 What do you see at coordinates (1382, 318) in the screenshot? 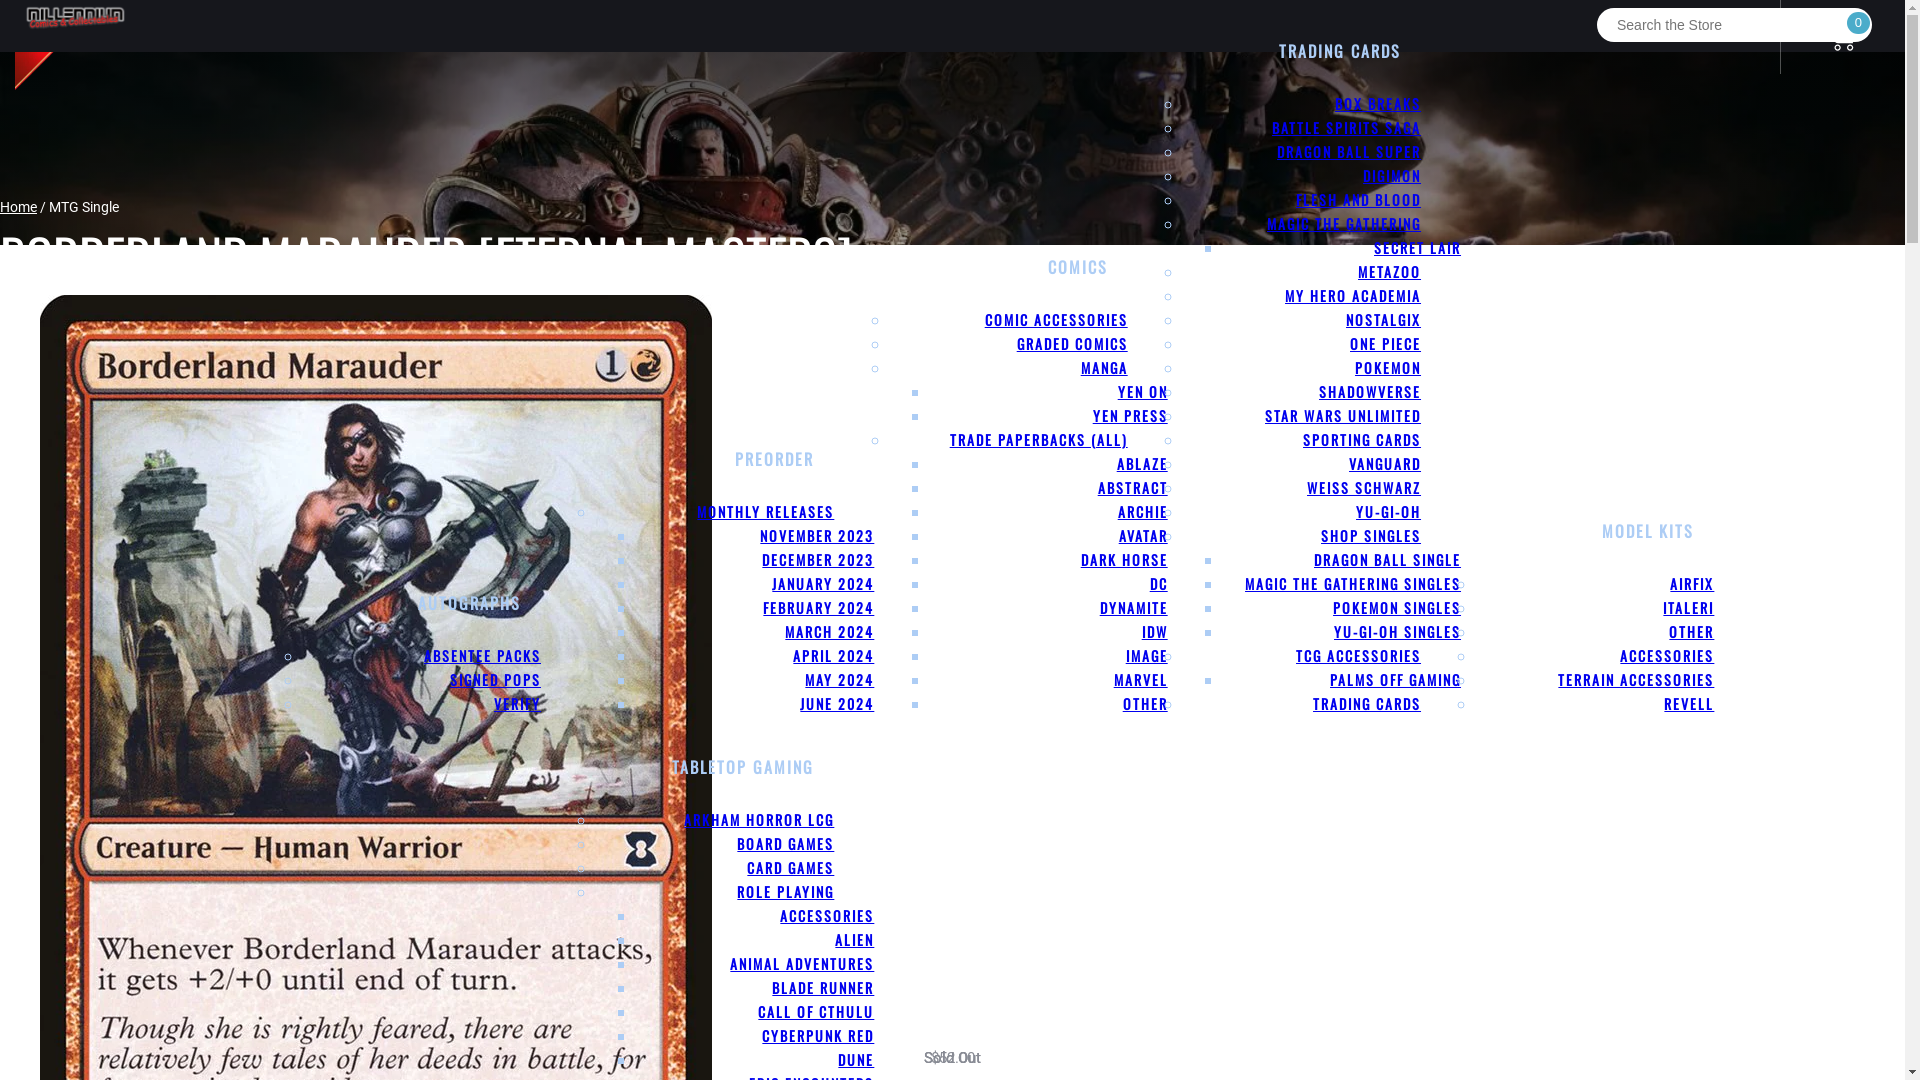
I see `'NOSTALGIX'` at bounding box center [1382, 318].